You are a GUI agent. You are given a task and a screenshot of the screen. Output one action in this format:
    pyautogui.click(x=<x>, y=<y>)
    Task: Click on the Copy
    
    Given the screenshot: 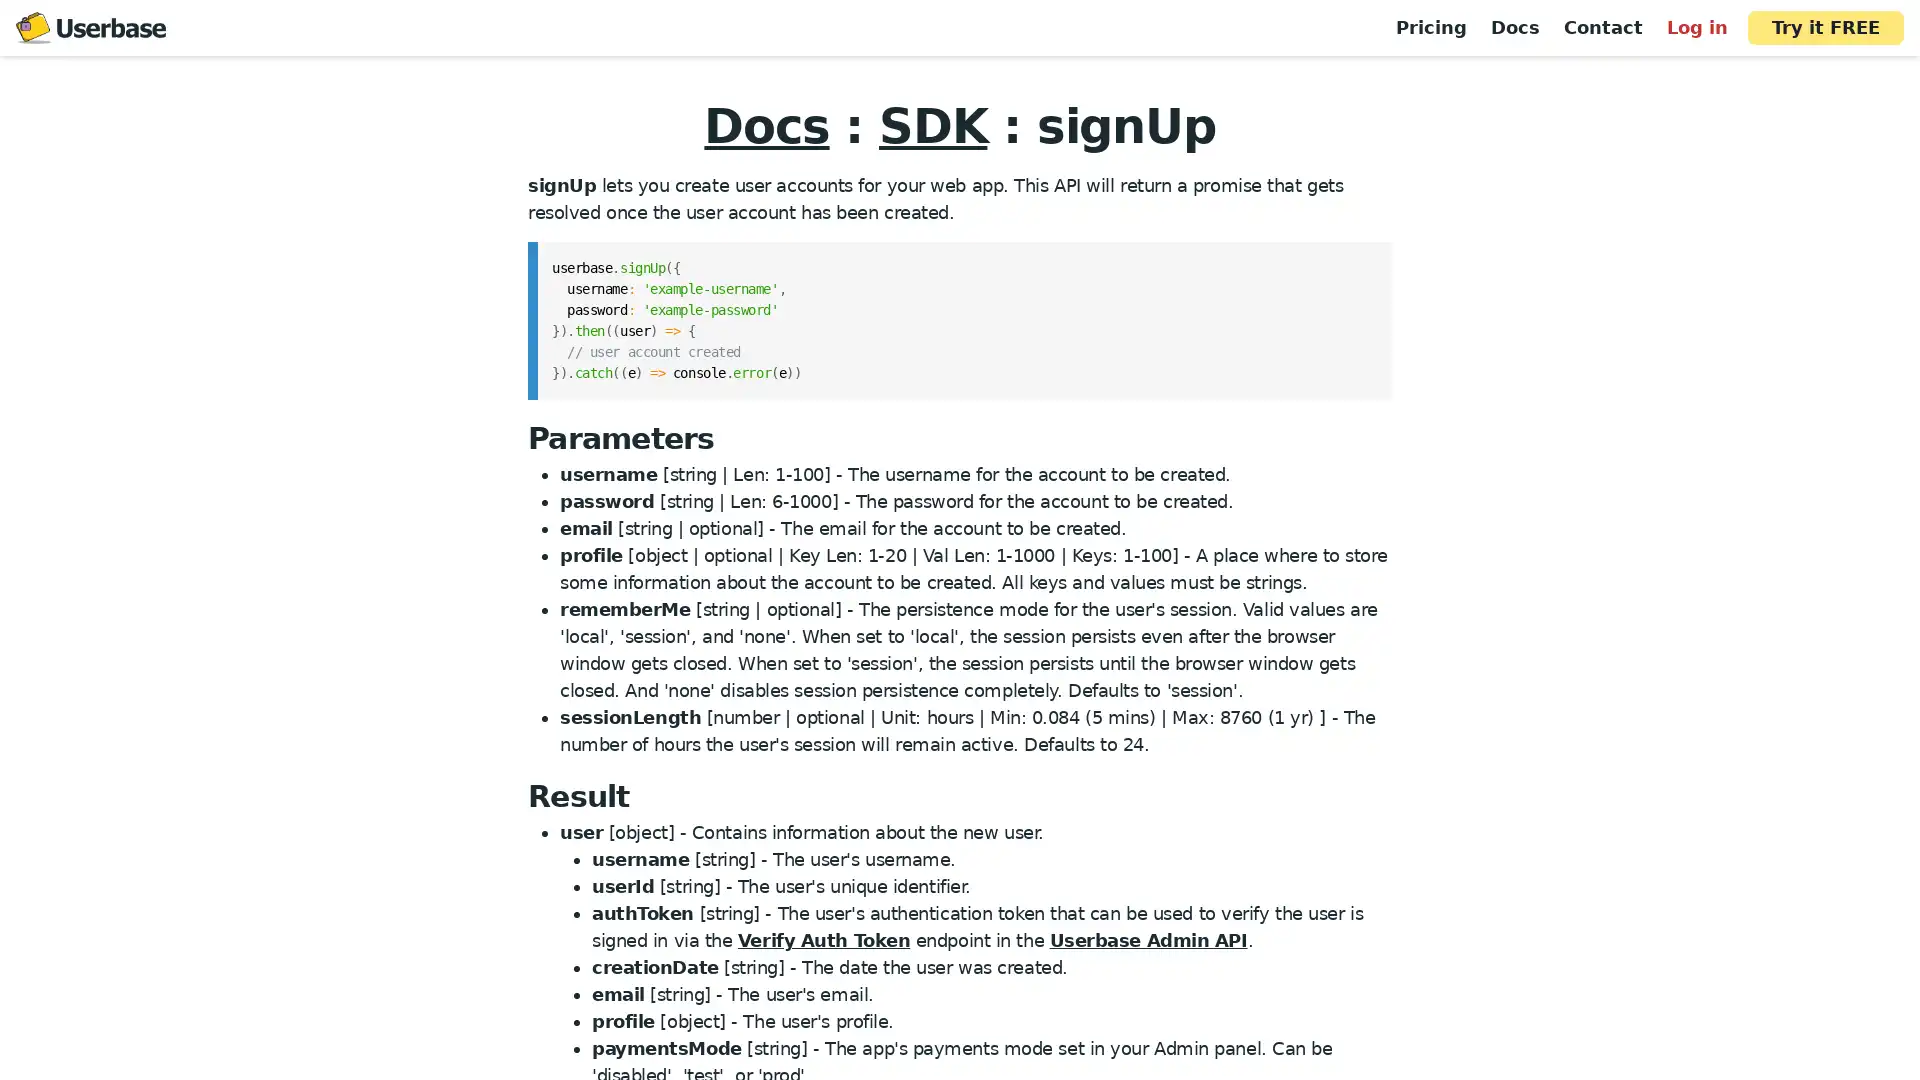 What is the action you would take?
    pyautogui.click(x=1362, y=261)
    